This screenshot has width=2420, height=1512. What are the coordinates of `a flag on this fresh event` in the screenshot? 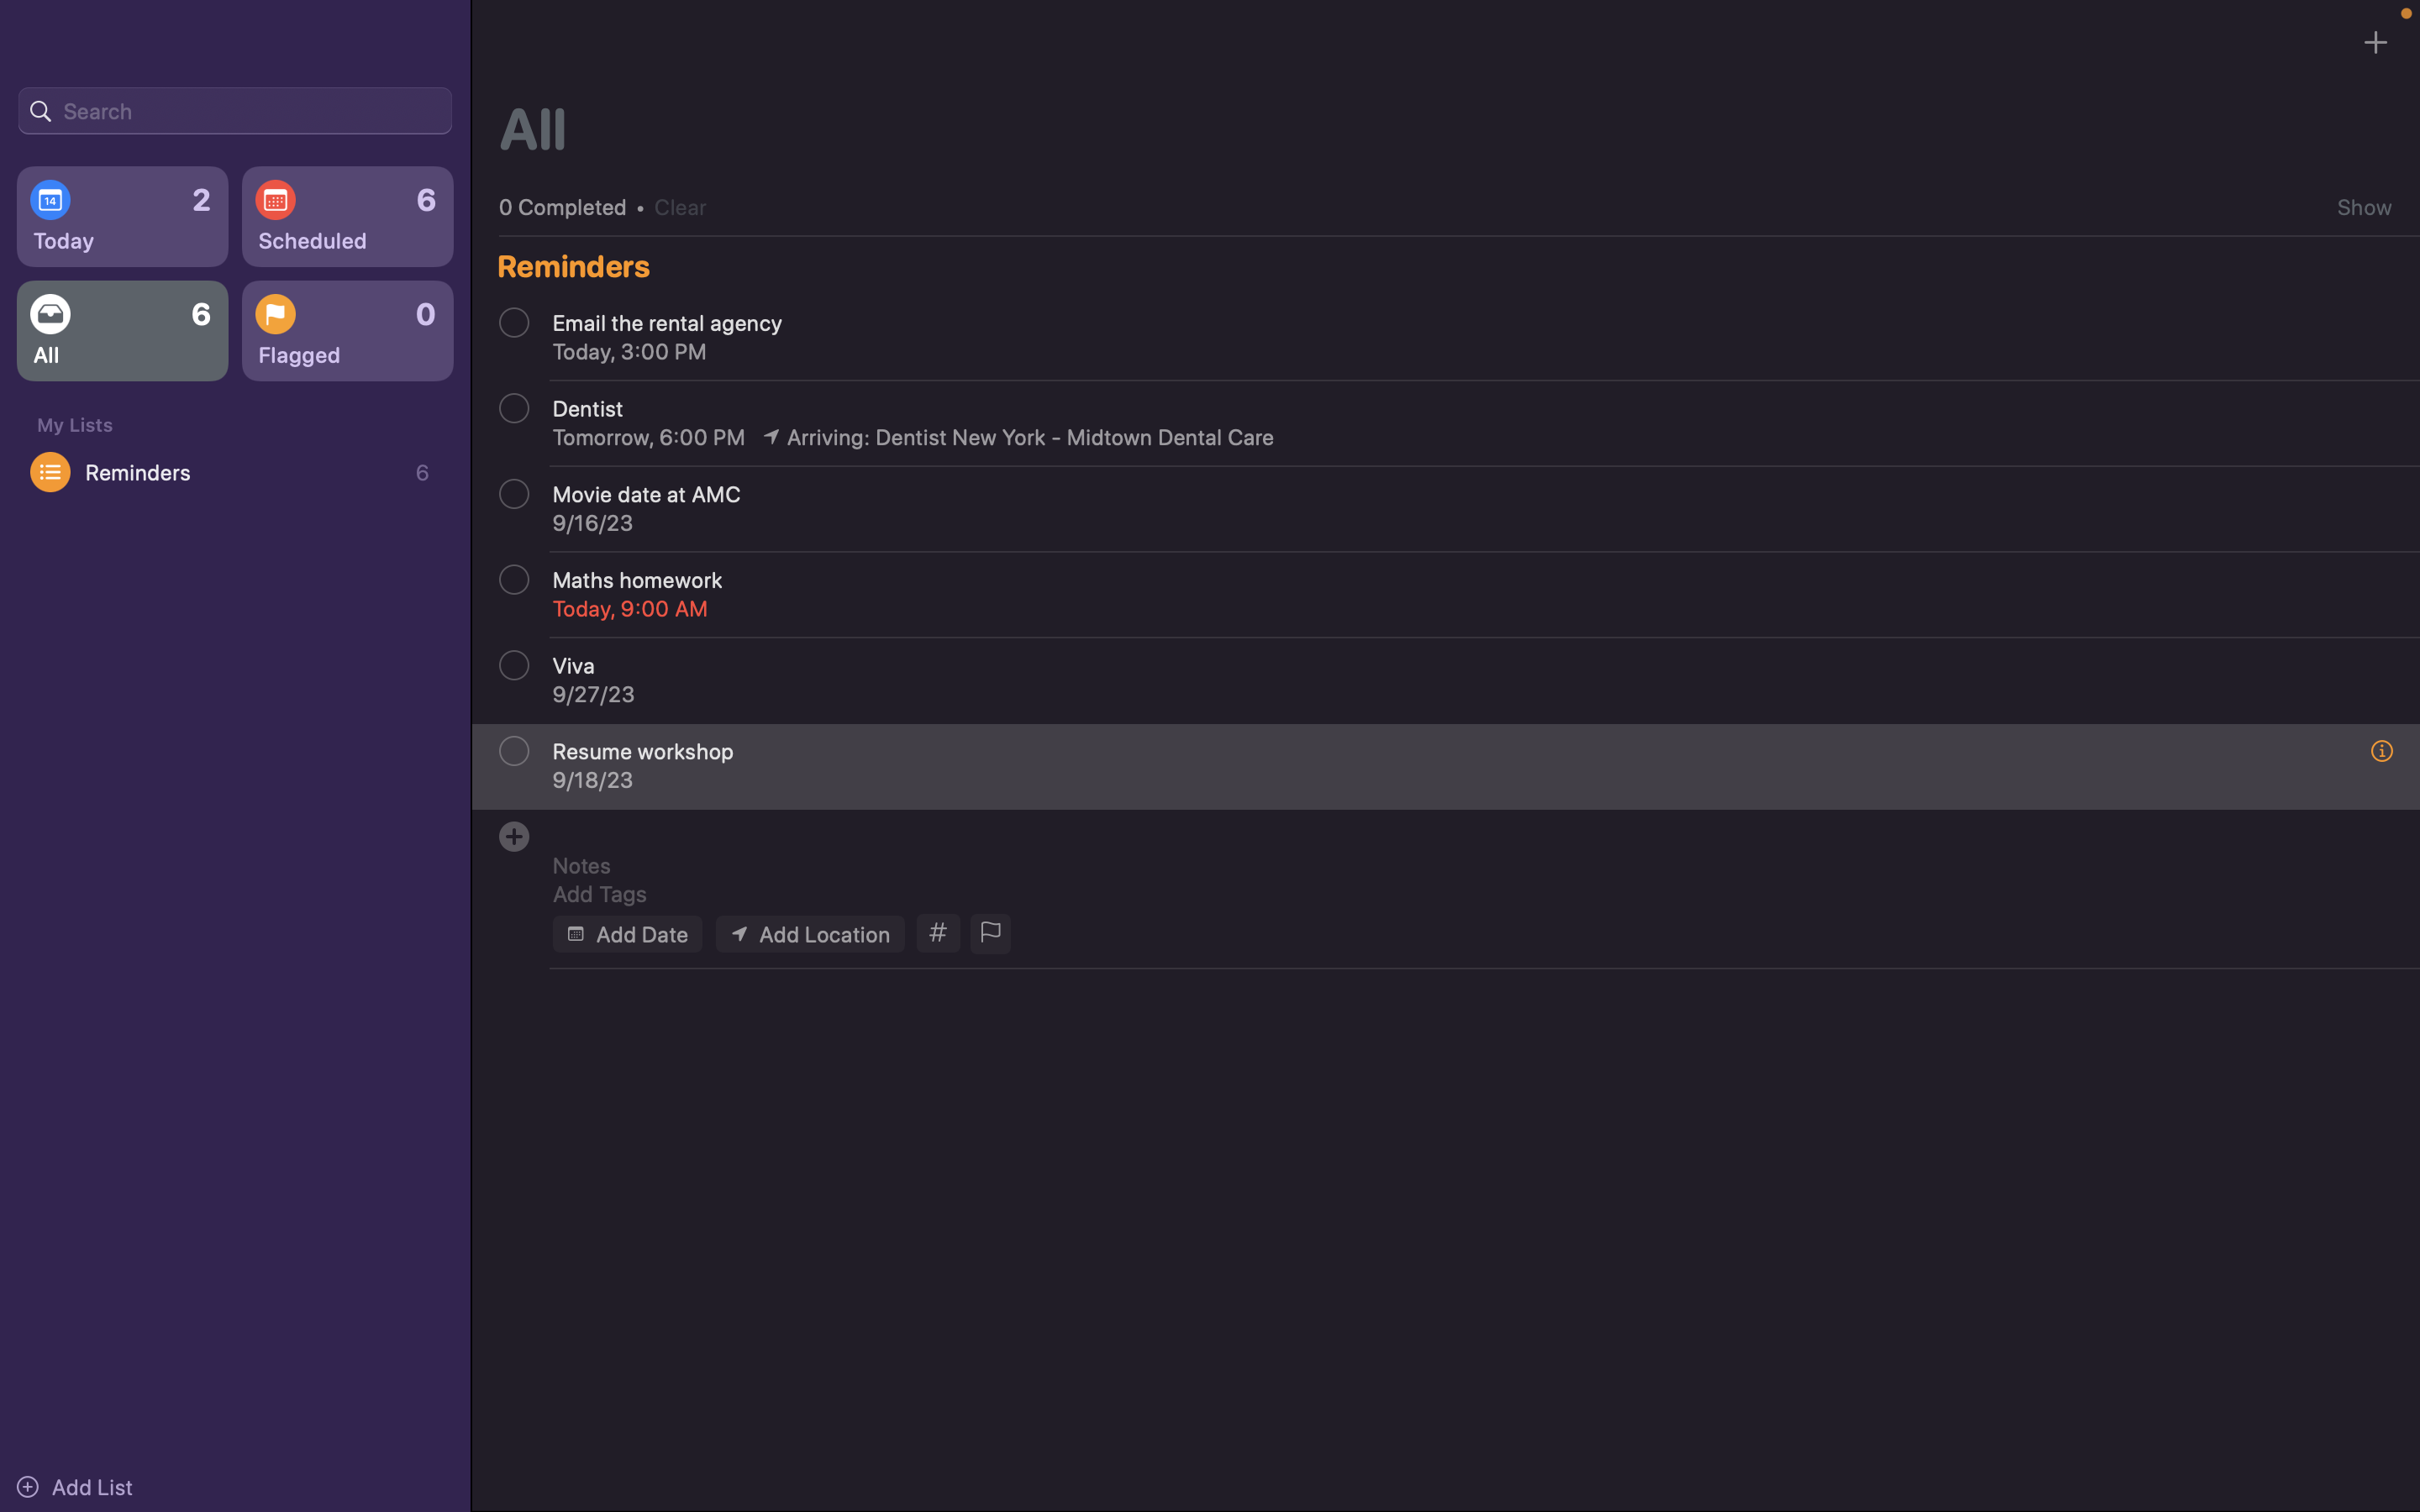 It's located at (988, 934).